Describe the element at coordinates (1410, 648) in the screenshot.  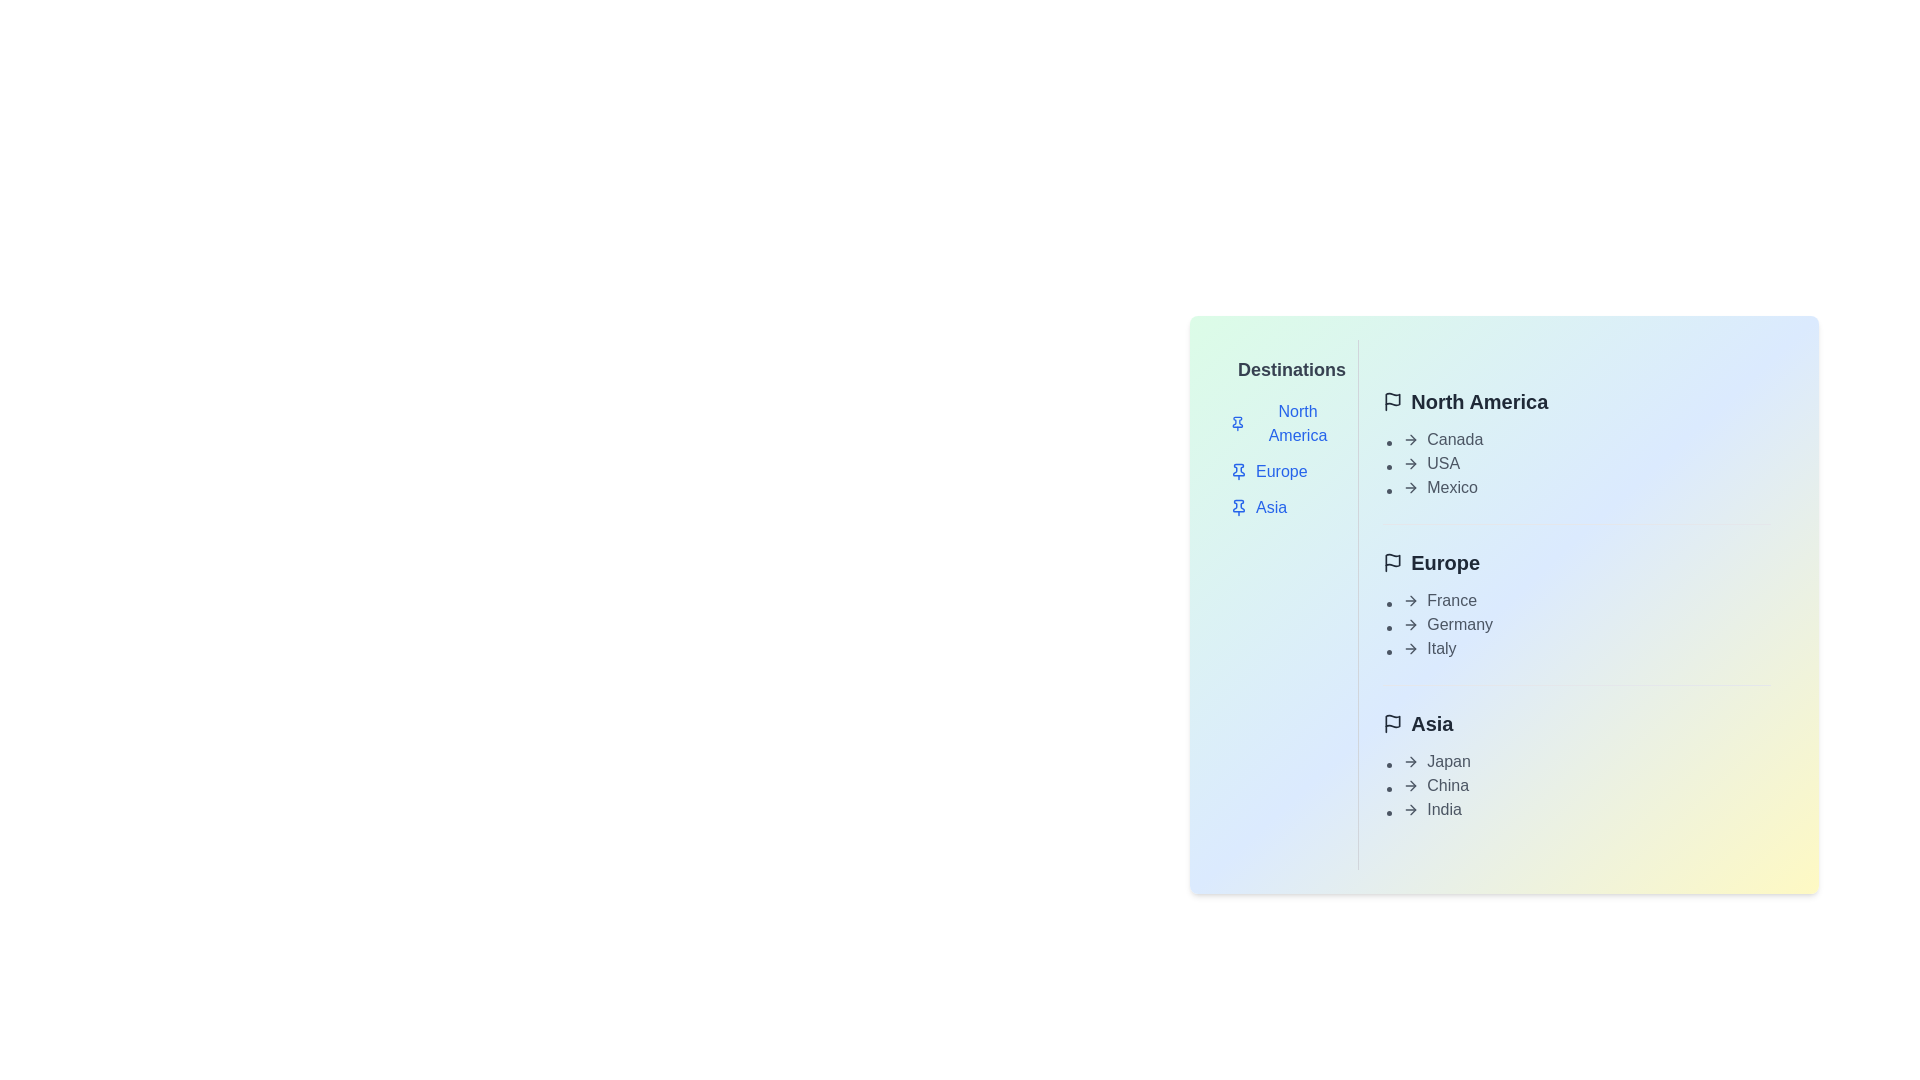
I see `the visual cue provided by the decorative or functional icon positioned to the left of the 'Italy' list item, which is the first element under the 'Europe' heading` at that location.